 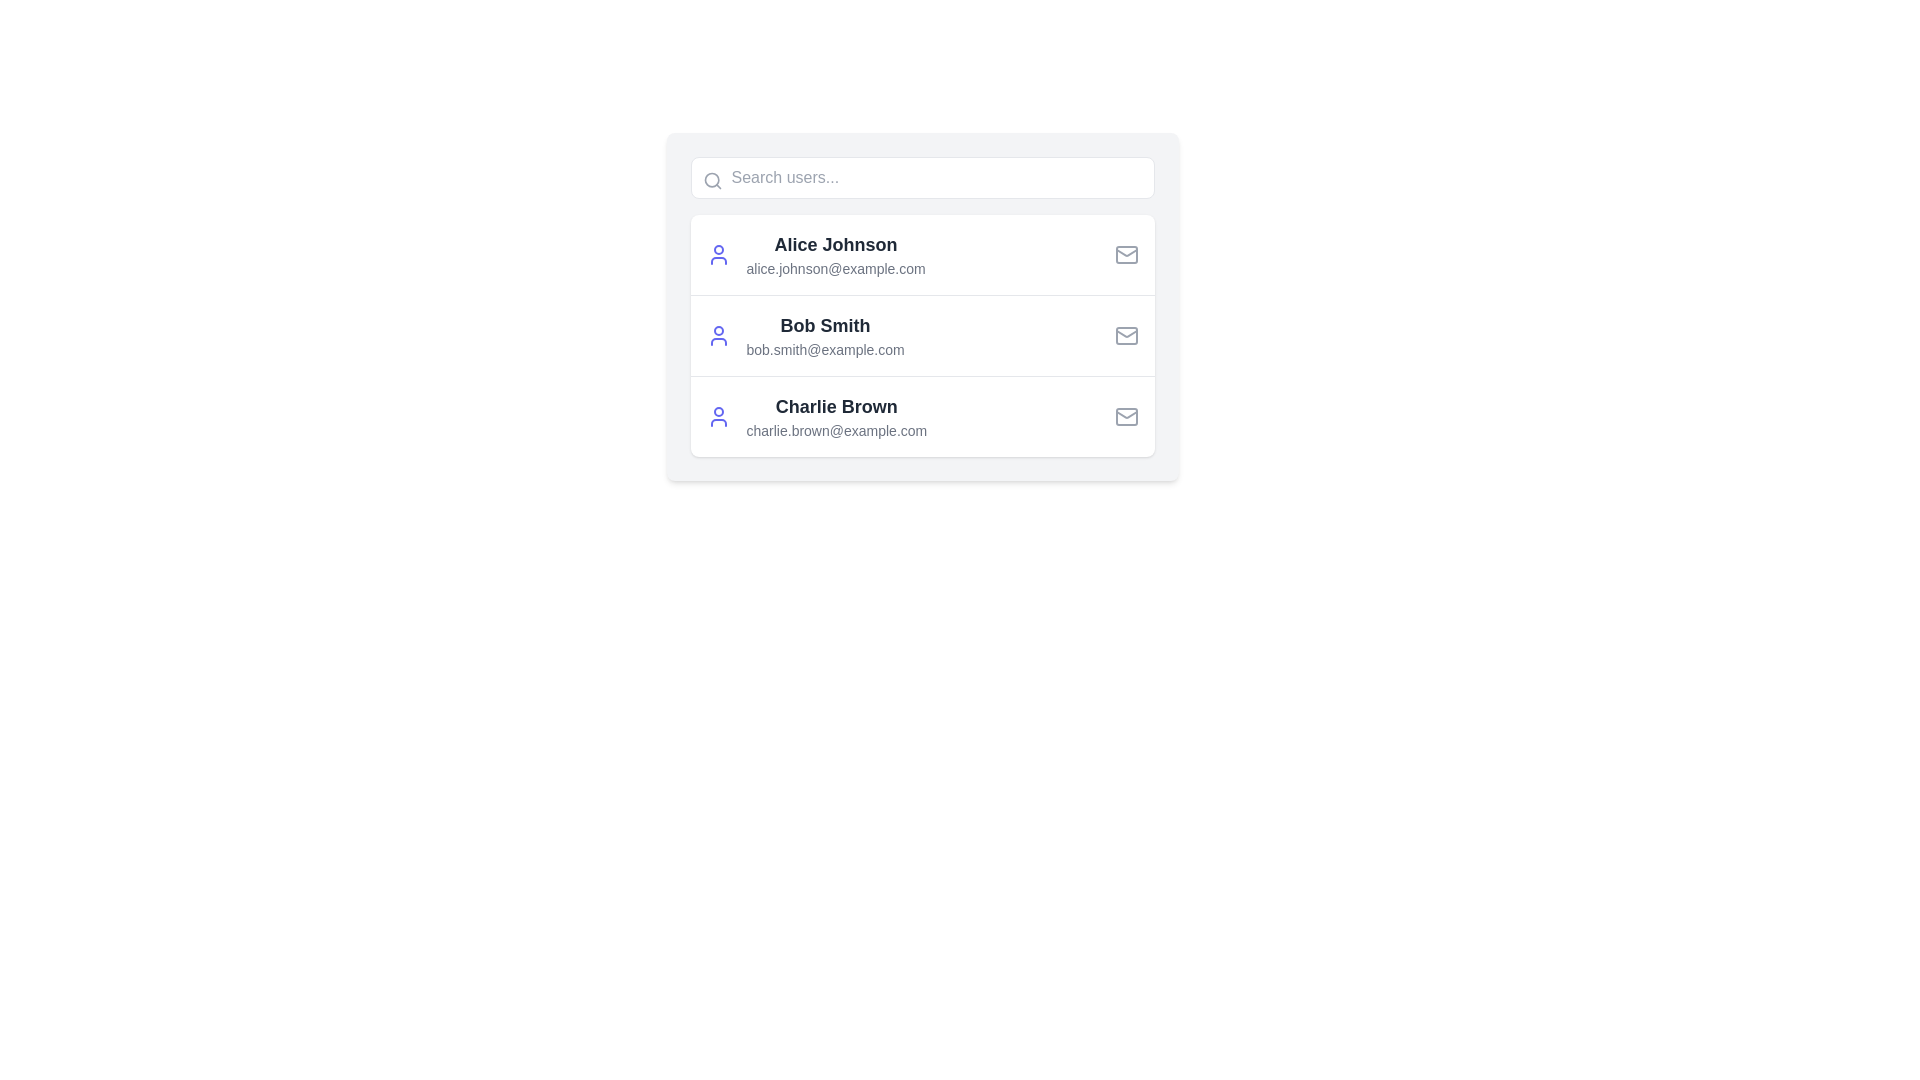 I want to click on the magnifying glass icon located within the search input field, so click(x=712, y=181).